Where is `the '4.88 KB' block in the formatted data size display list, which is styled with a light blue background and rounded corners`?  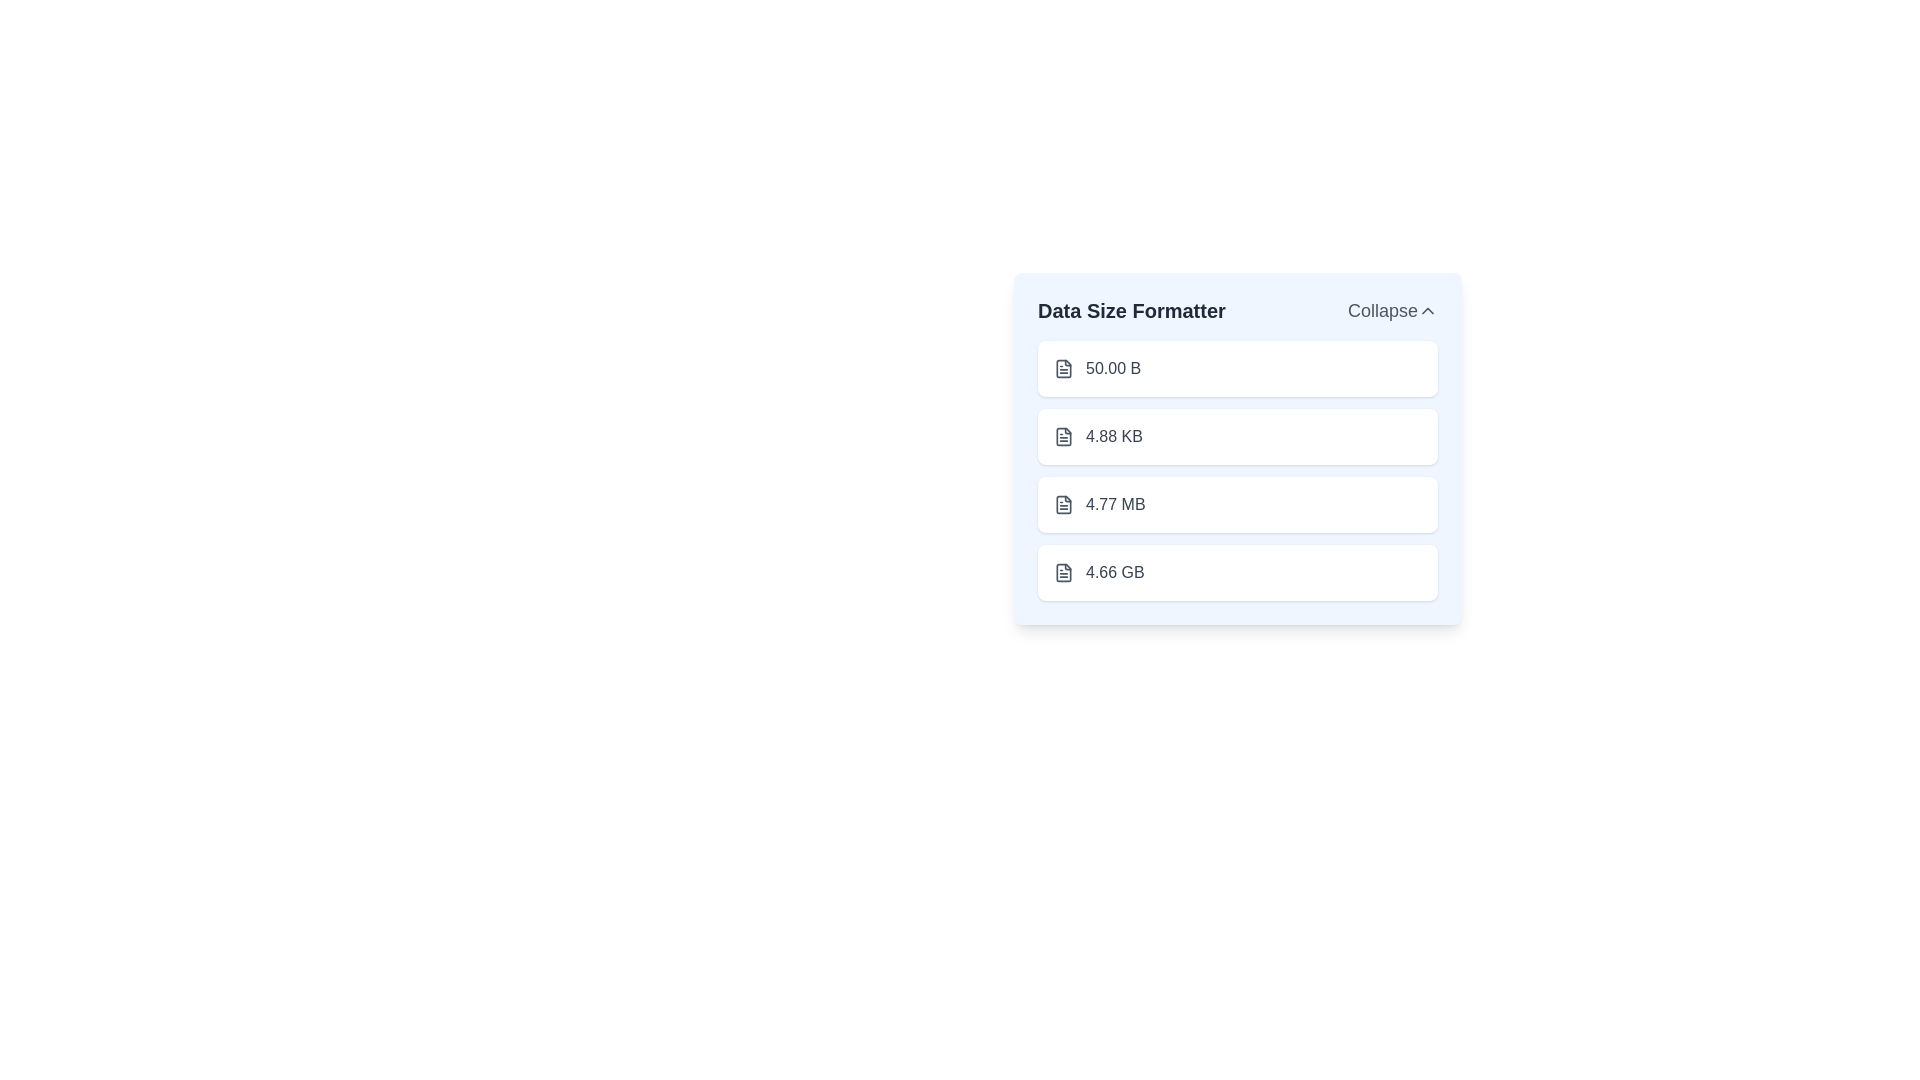 the '4.88 KB' block in the formatted data size display list, which is styled with a light blue background and rounded corners is located at coordinates (1237, 447).